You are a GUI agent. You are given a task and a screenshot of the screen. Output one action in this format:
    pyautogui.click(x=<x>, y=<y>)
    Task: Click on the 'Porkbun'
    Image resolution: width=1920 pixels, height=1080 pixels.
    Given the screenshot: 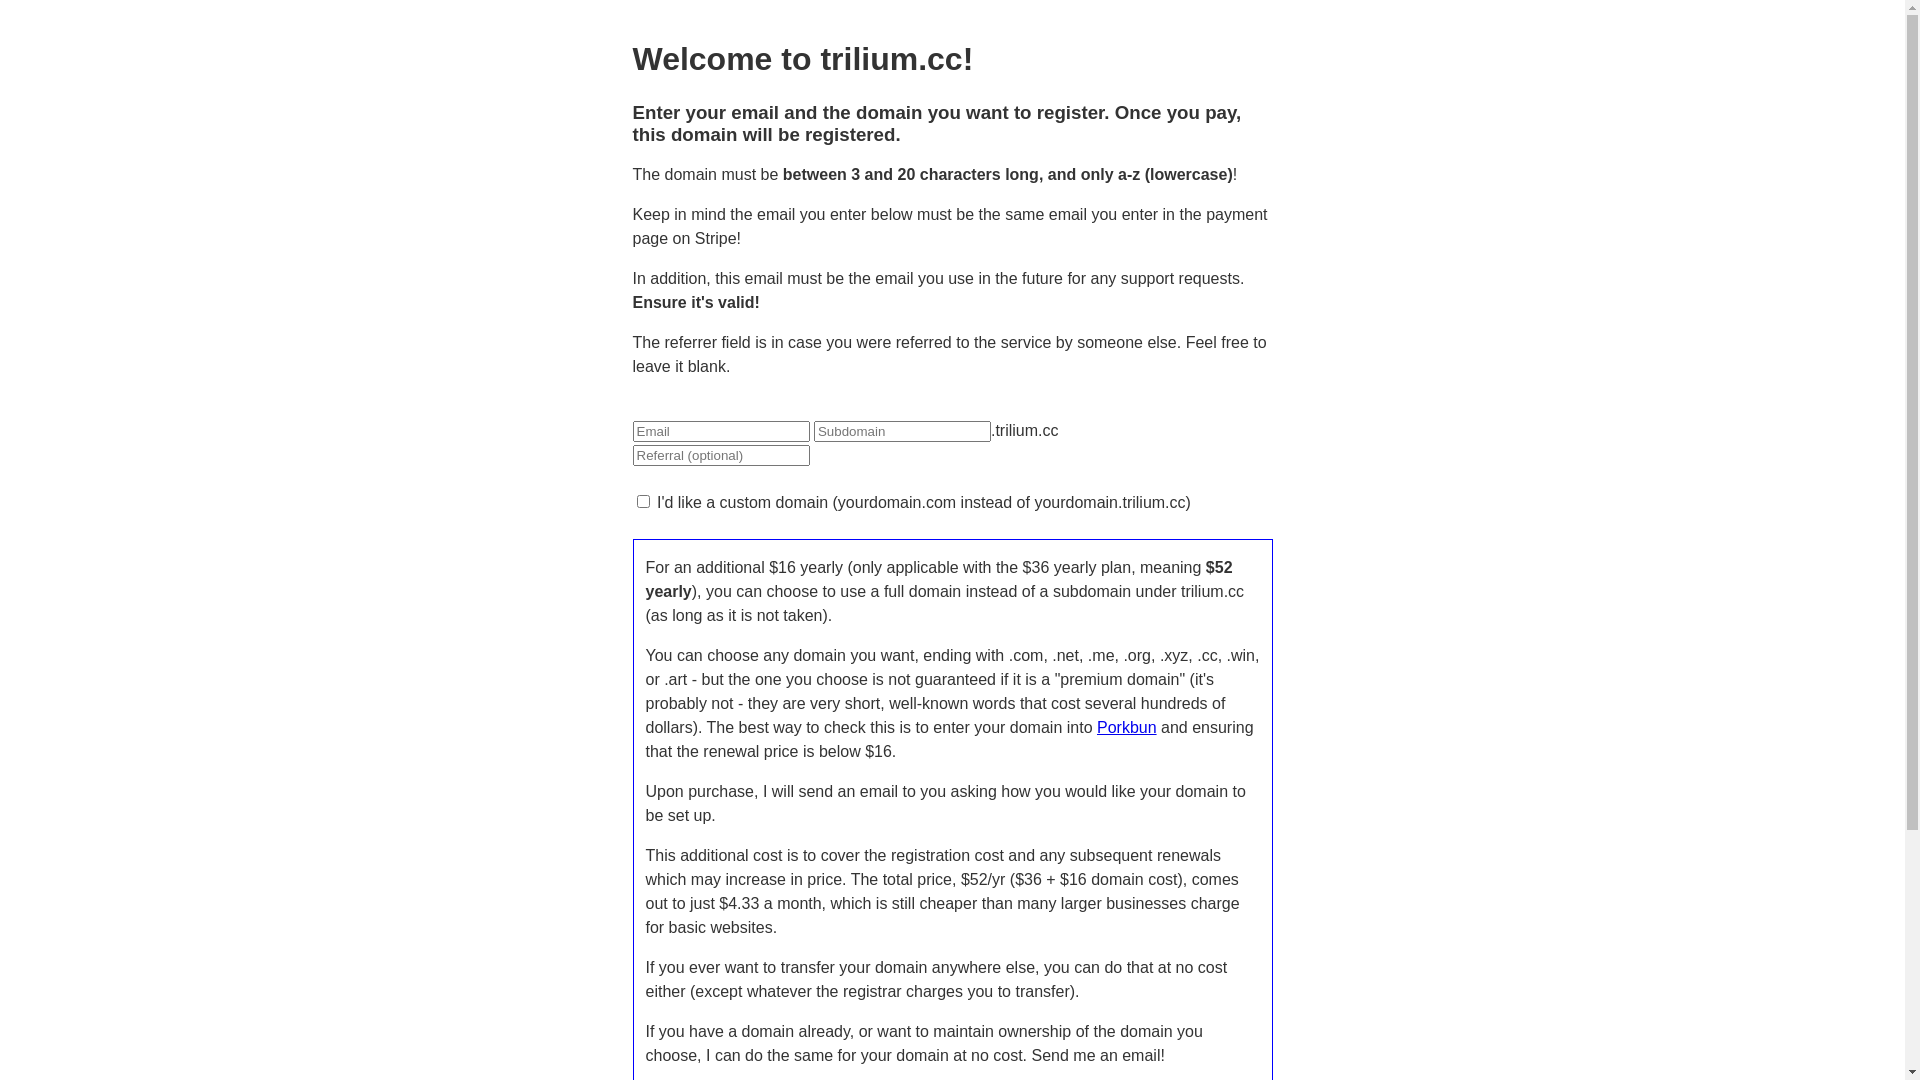 What is the action you would take?
    pyautogui.click(x=1127, y=727)
    